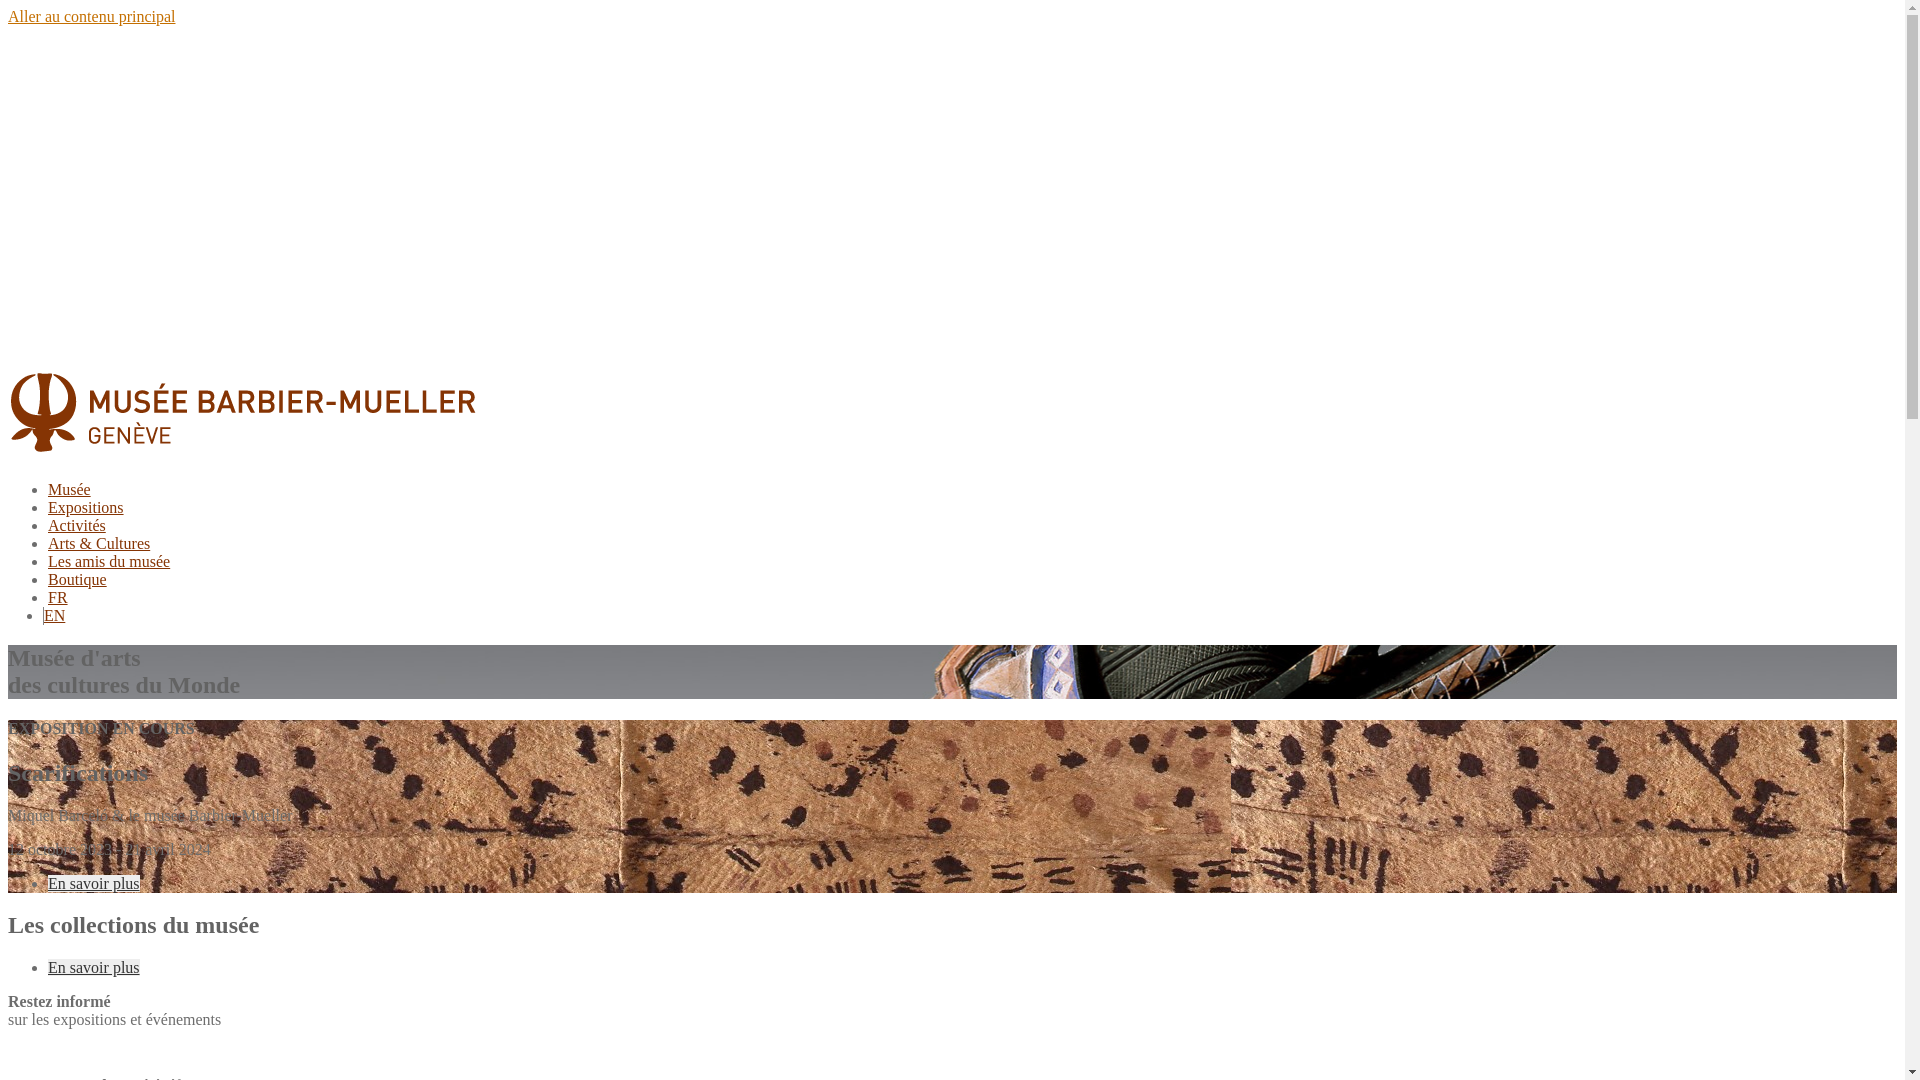 Image resolution: width=1920 pixels, height=1080 pixels. Describe the element at coordinates (48, 966) in the screenshot. I see `'En savoir plus'` at that location.